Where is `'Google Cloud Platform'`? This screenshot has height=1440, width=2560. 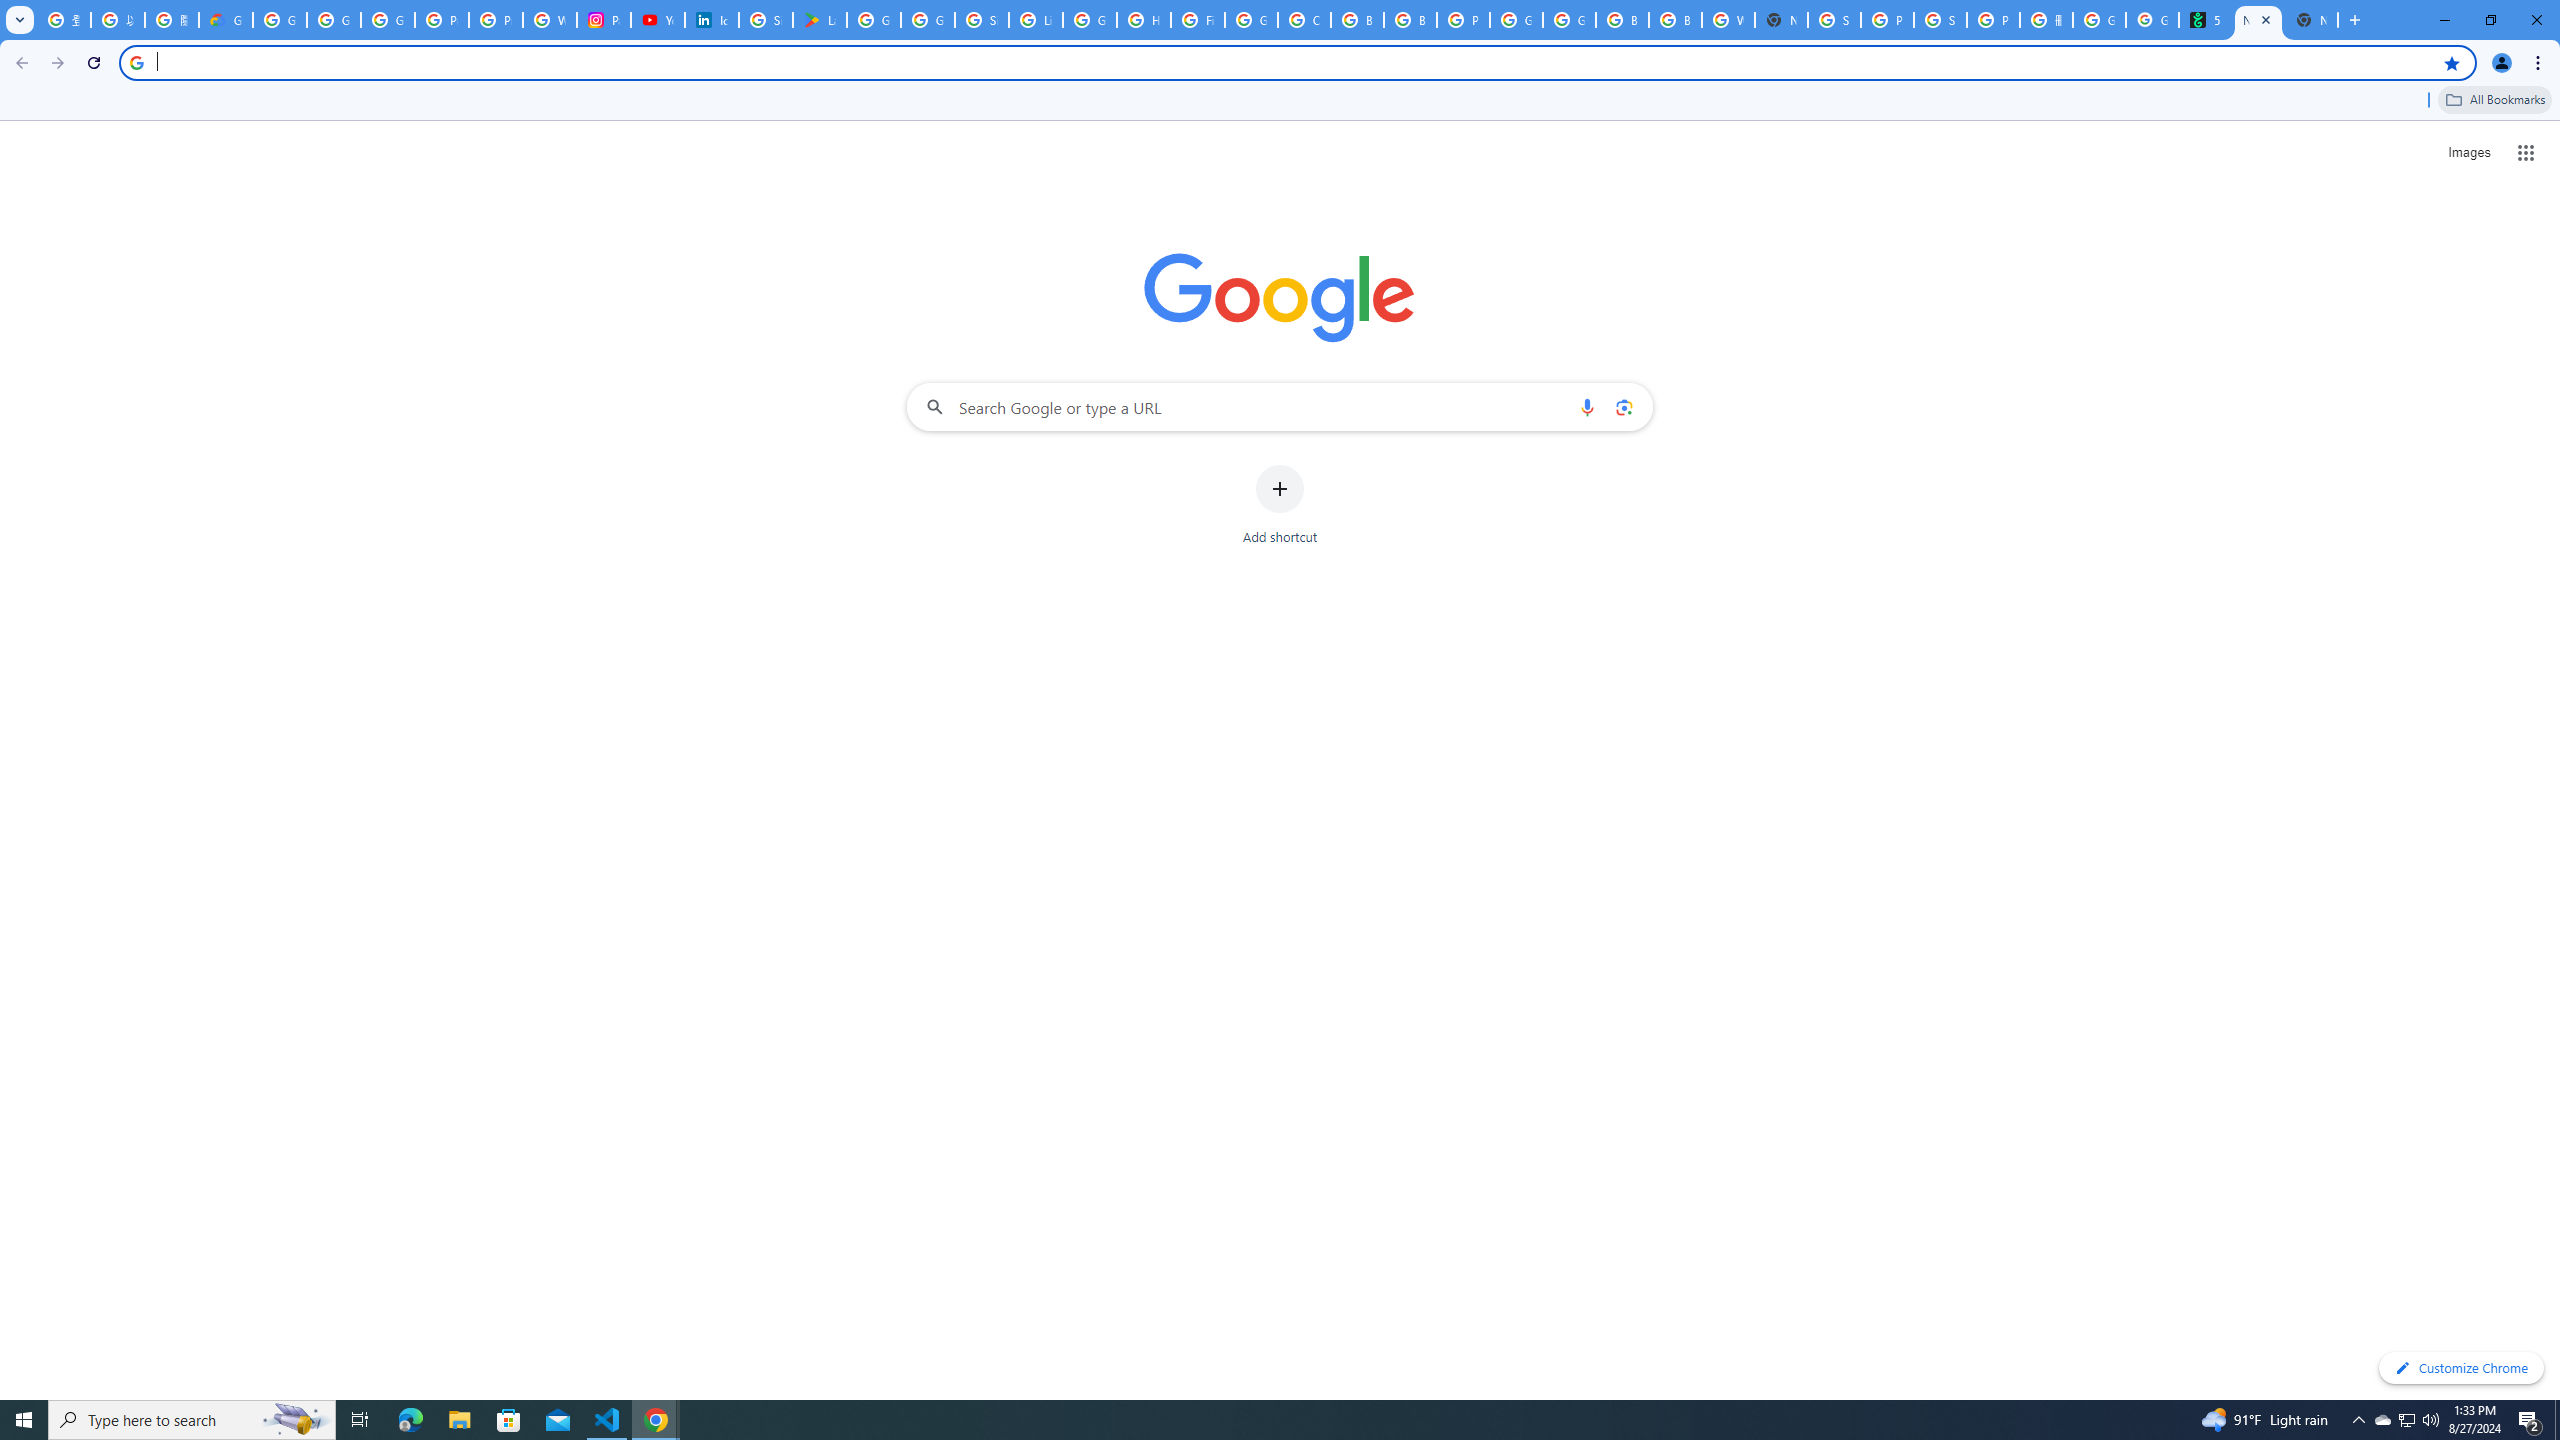 'Google Cloud Platform' is located at coordinates (1516, 19).